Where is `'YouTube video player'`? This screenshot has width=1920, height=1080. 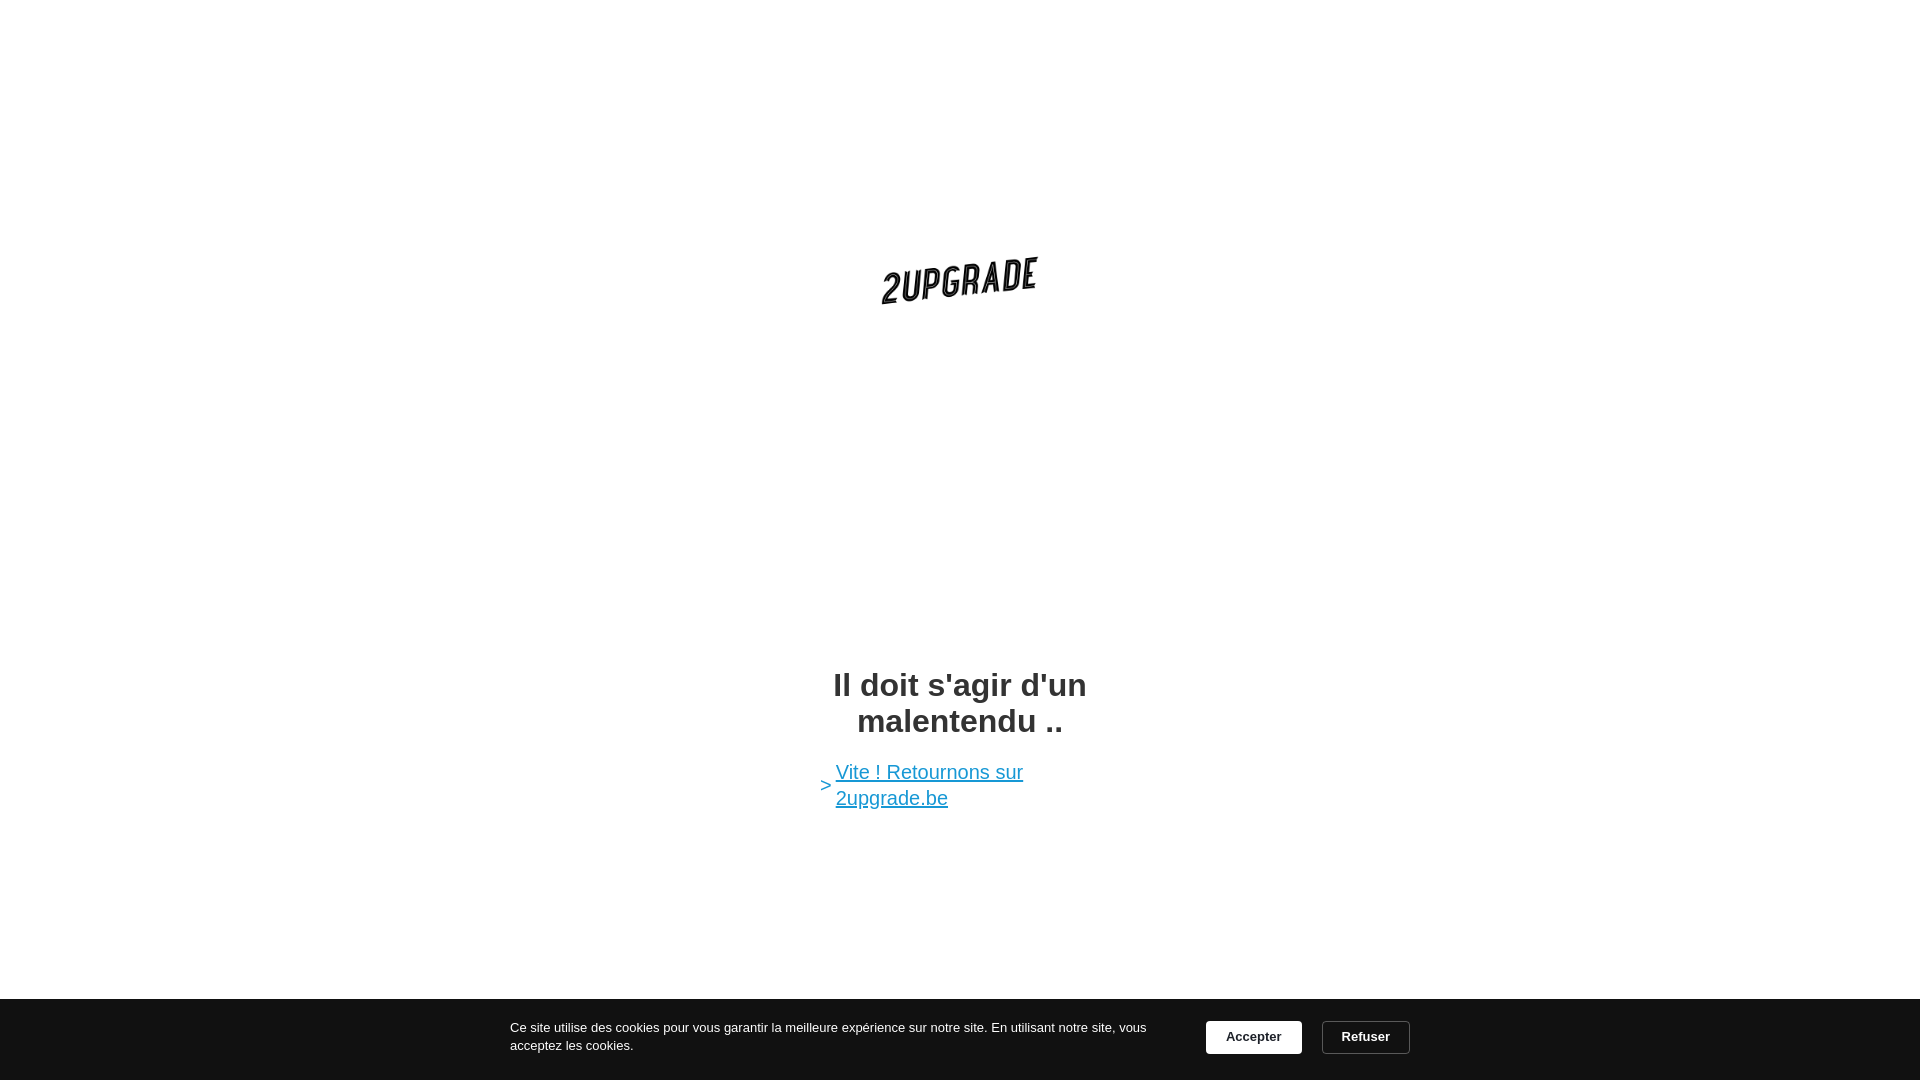
'YouTube video player' is located at coordinates (960, 484).